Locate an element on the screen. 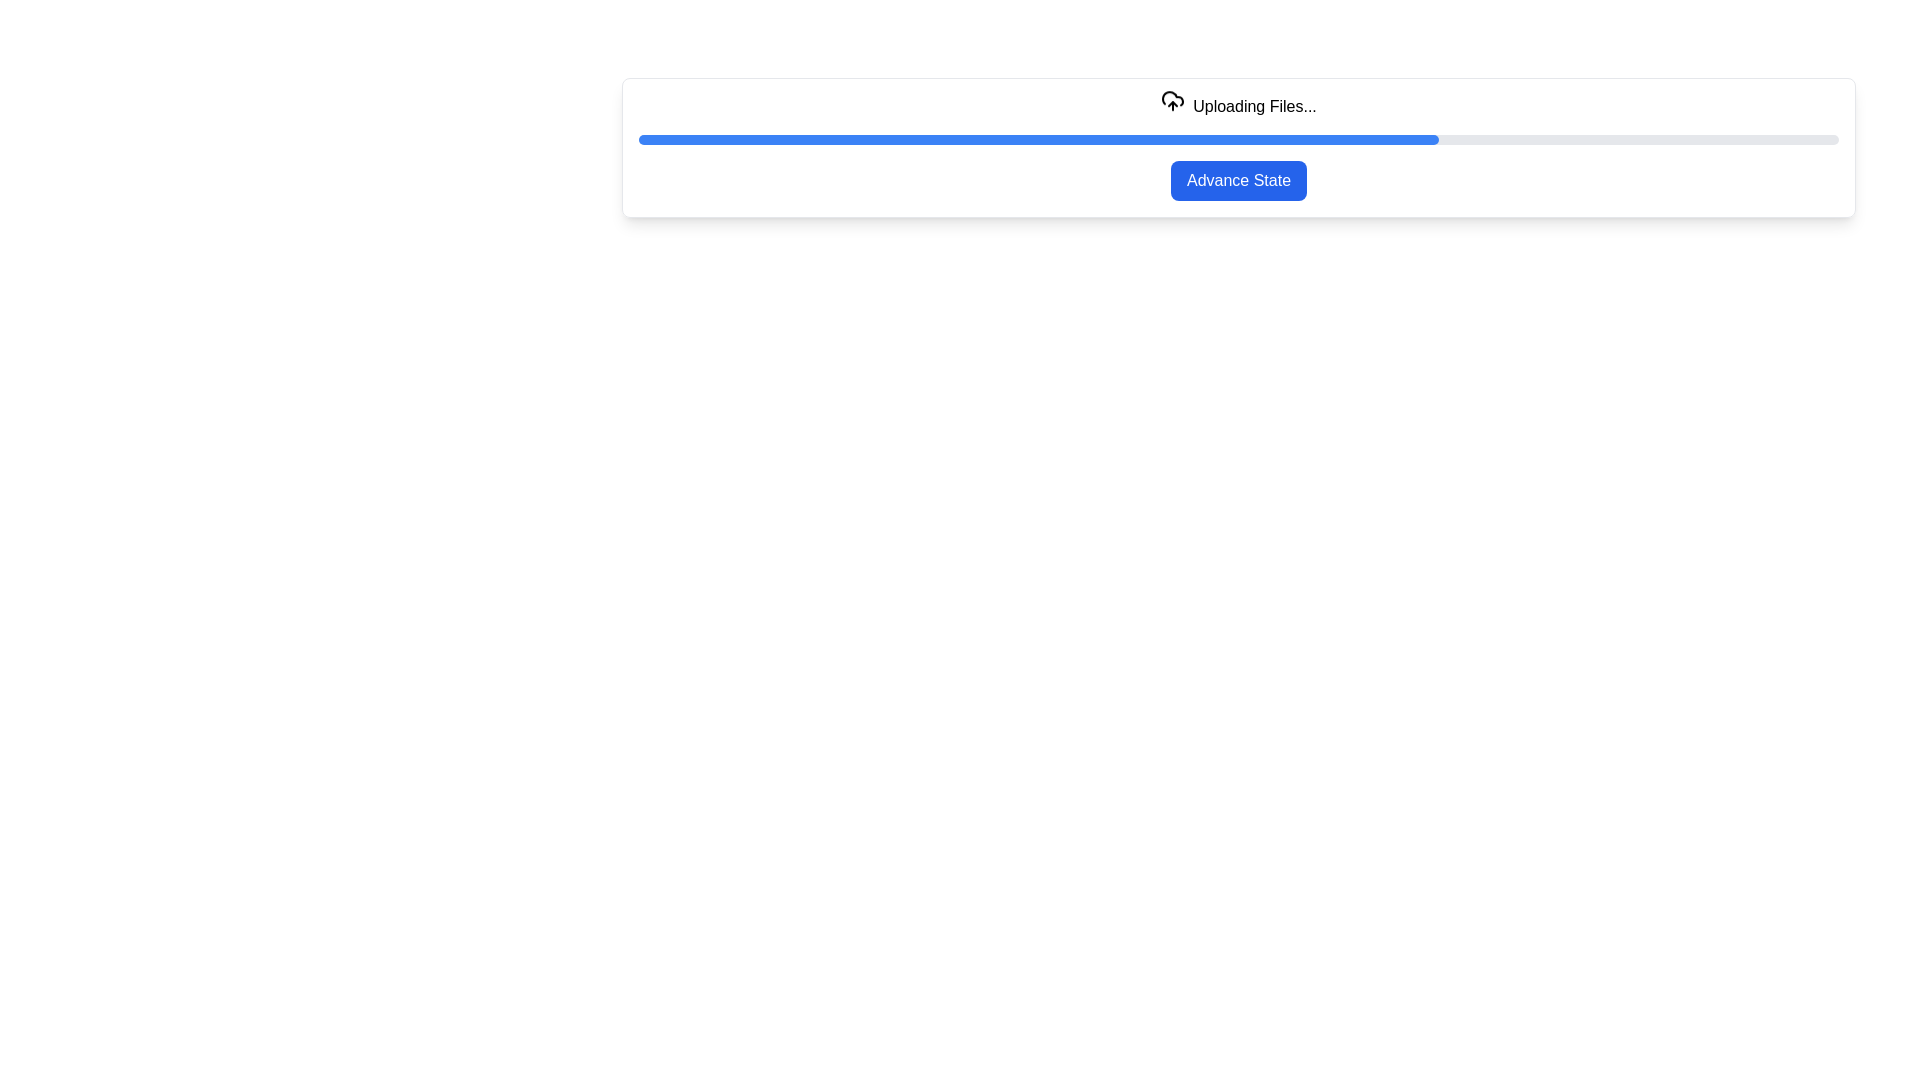 Image resolution: width=1920 pixels, height=1080 pixels. the text label 'Uploading Files...' which is accompanied by a cloud icon with an upward arrow, located at the top-center above the progress bar and 'Advance State' button is located at coordinates (1237, 107).